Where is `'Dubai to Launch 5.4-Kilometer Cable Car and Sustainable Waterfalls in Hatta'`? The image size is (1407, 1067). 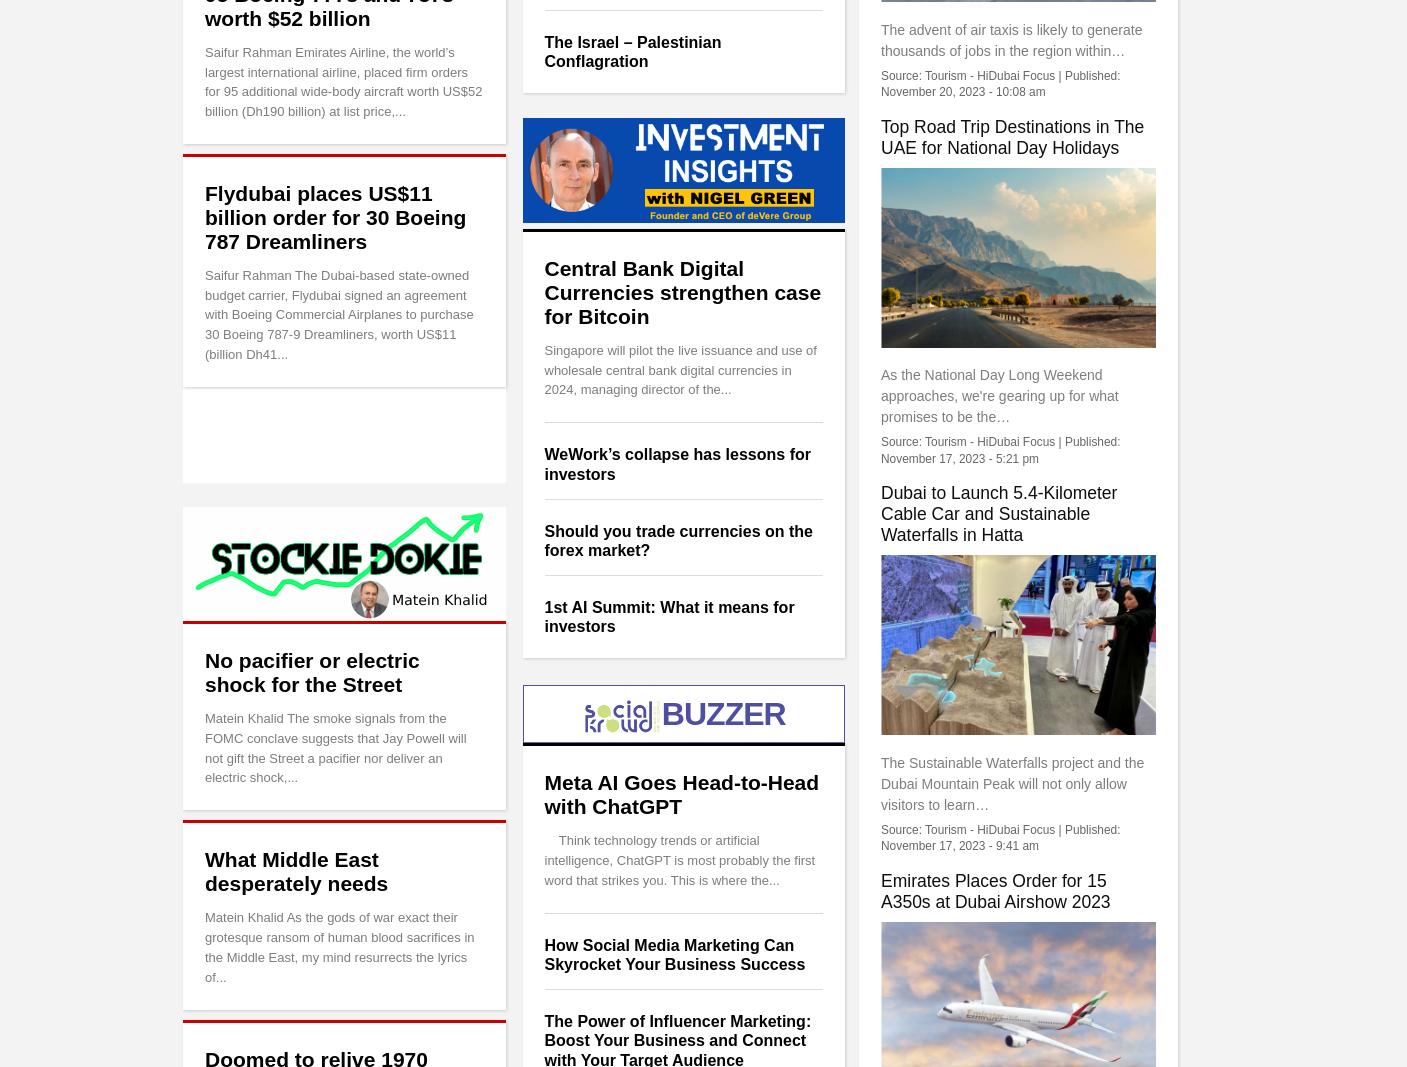 'Dubai to Launch 5.4-Kilometer Cable Car and Sustainable Waterfalls in Hatta' is located at coordinates (998, 512).